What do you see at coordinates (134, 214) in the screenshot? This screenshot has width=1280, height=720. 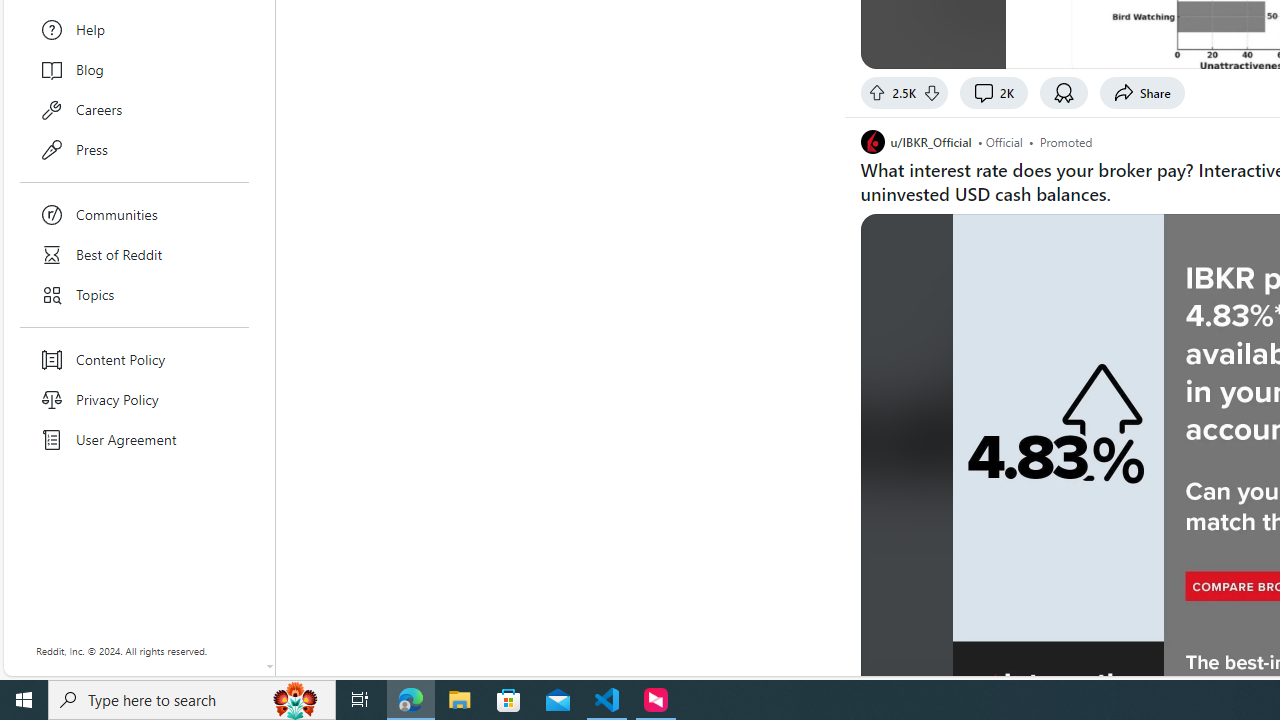 I see `'Communities'` at bounding box center [134, 214].